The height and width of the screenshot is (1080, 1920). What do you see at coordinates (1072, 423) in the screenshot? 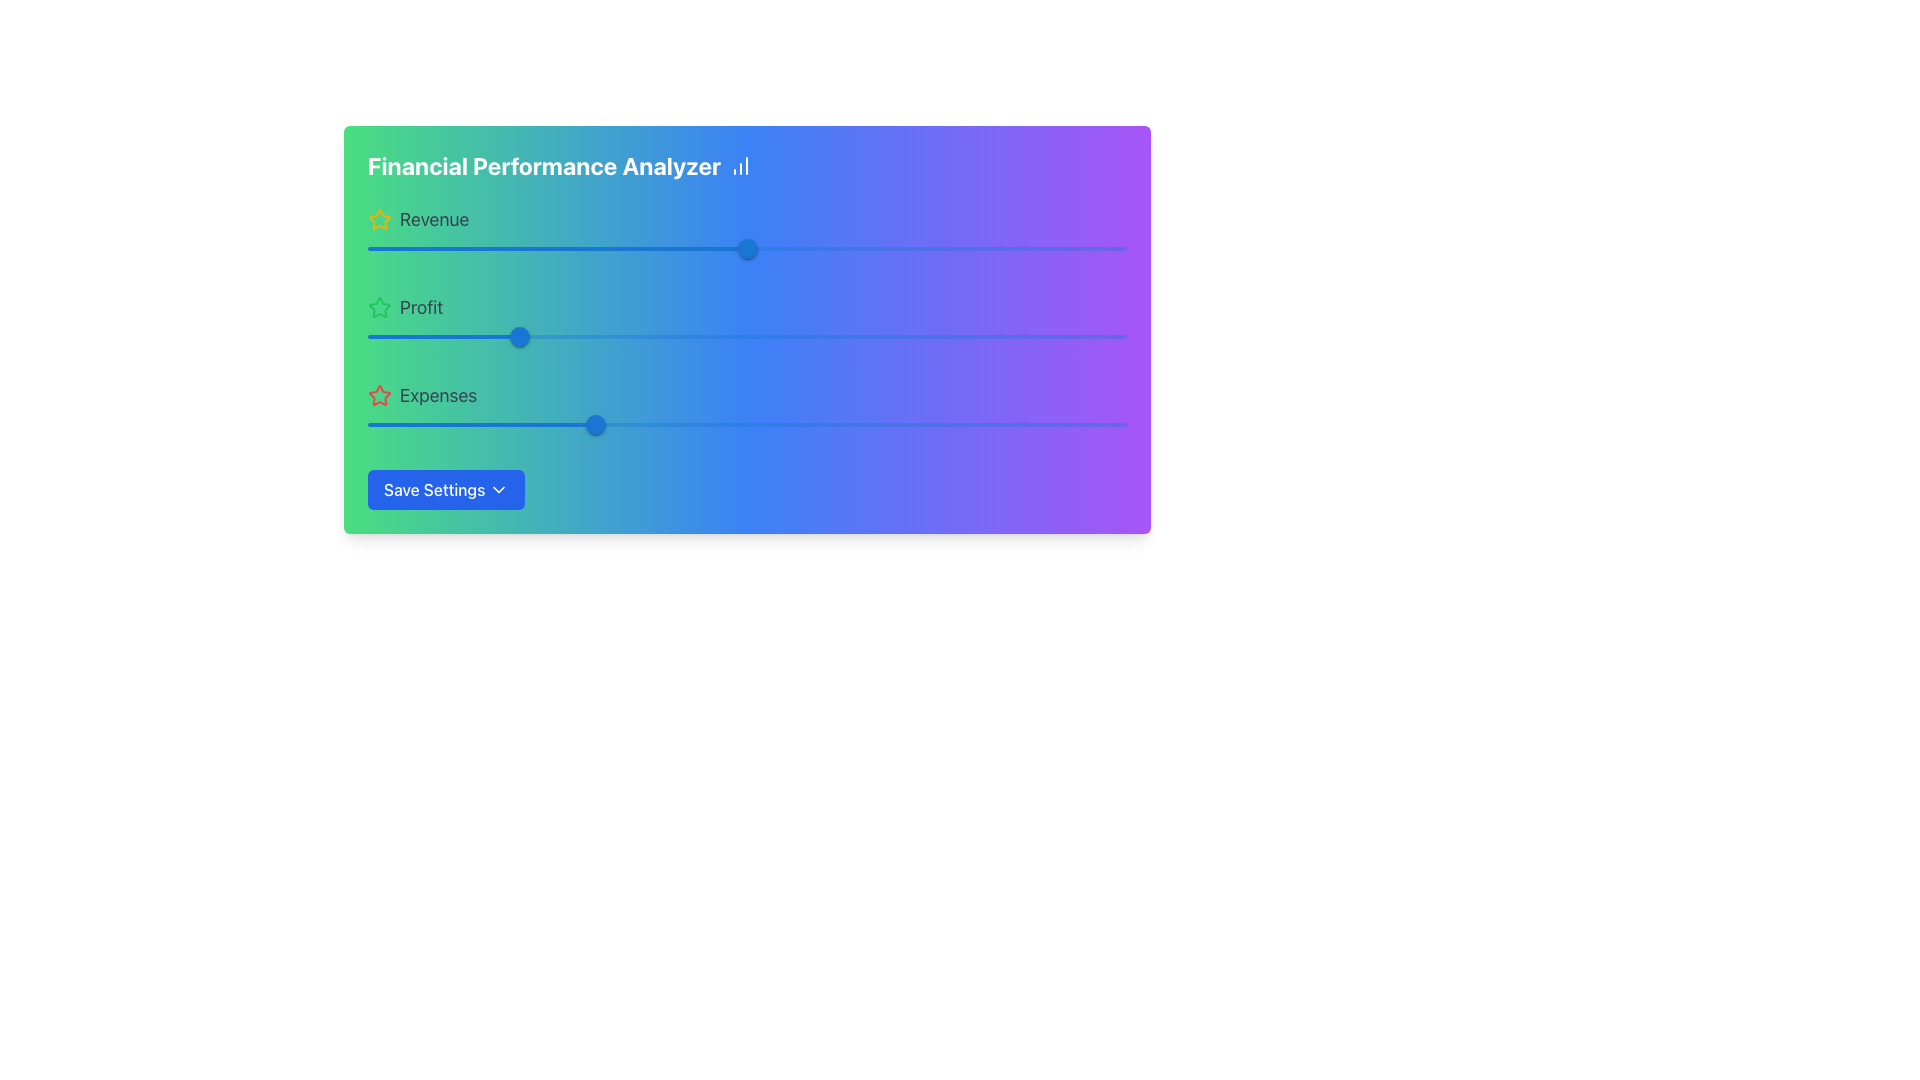
I see `the Expenses slider` at bounding box center [1072, 423].